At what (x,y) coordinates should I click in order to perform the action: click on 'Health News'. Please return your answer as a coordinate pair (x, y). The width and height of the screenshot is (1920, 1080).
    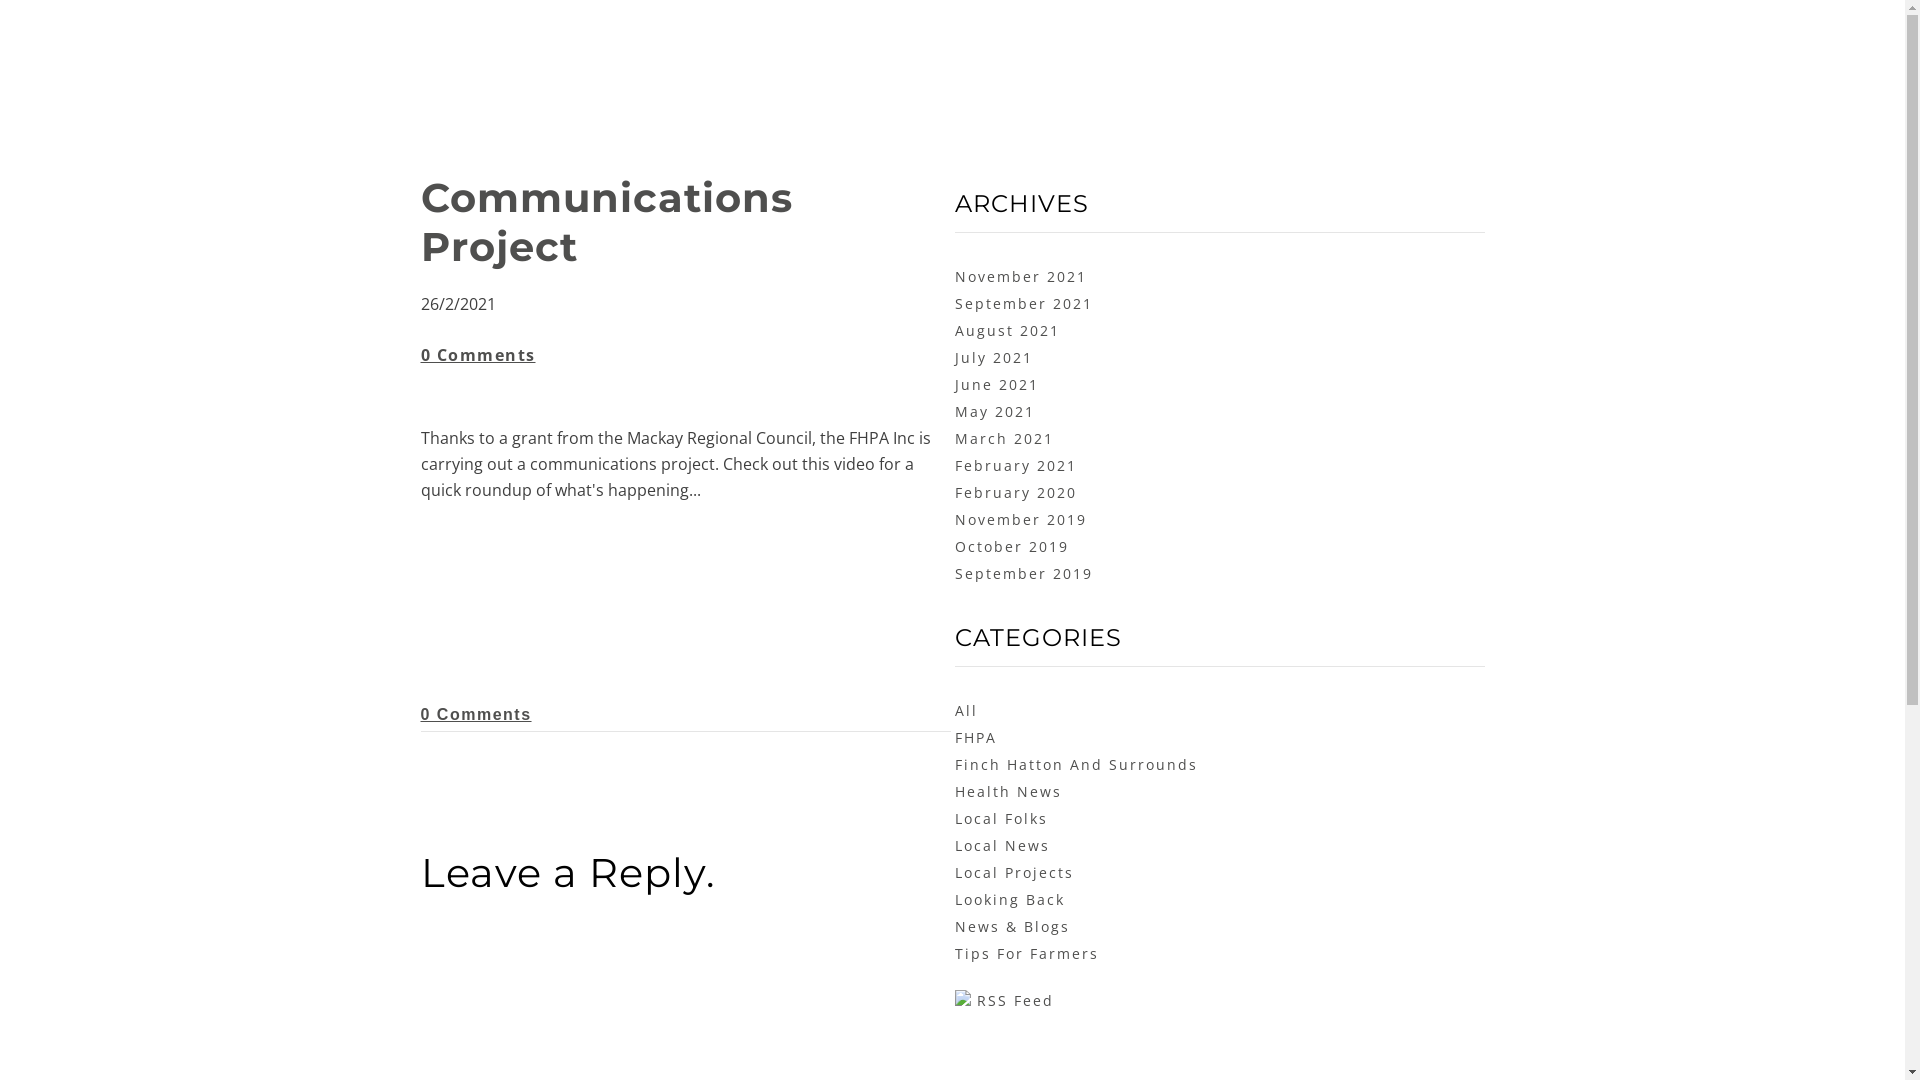
    Looking at the image, I should click on (1007, 790).